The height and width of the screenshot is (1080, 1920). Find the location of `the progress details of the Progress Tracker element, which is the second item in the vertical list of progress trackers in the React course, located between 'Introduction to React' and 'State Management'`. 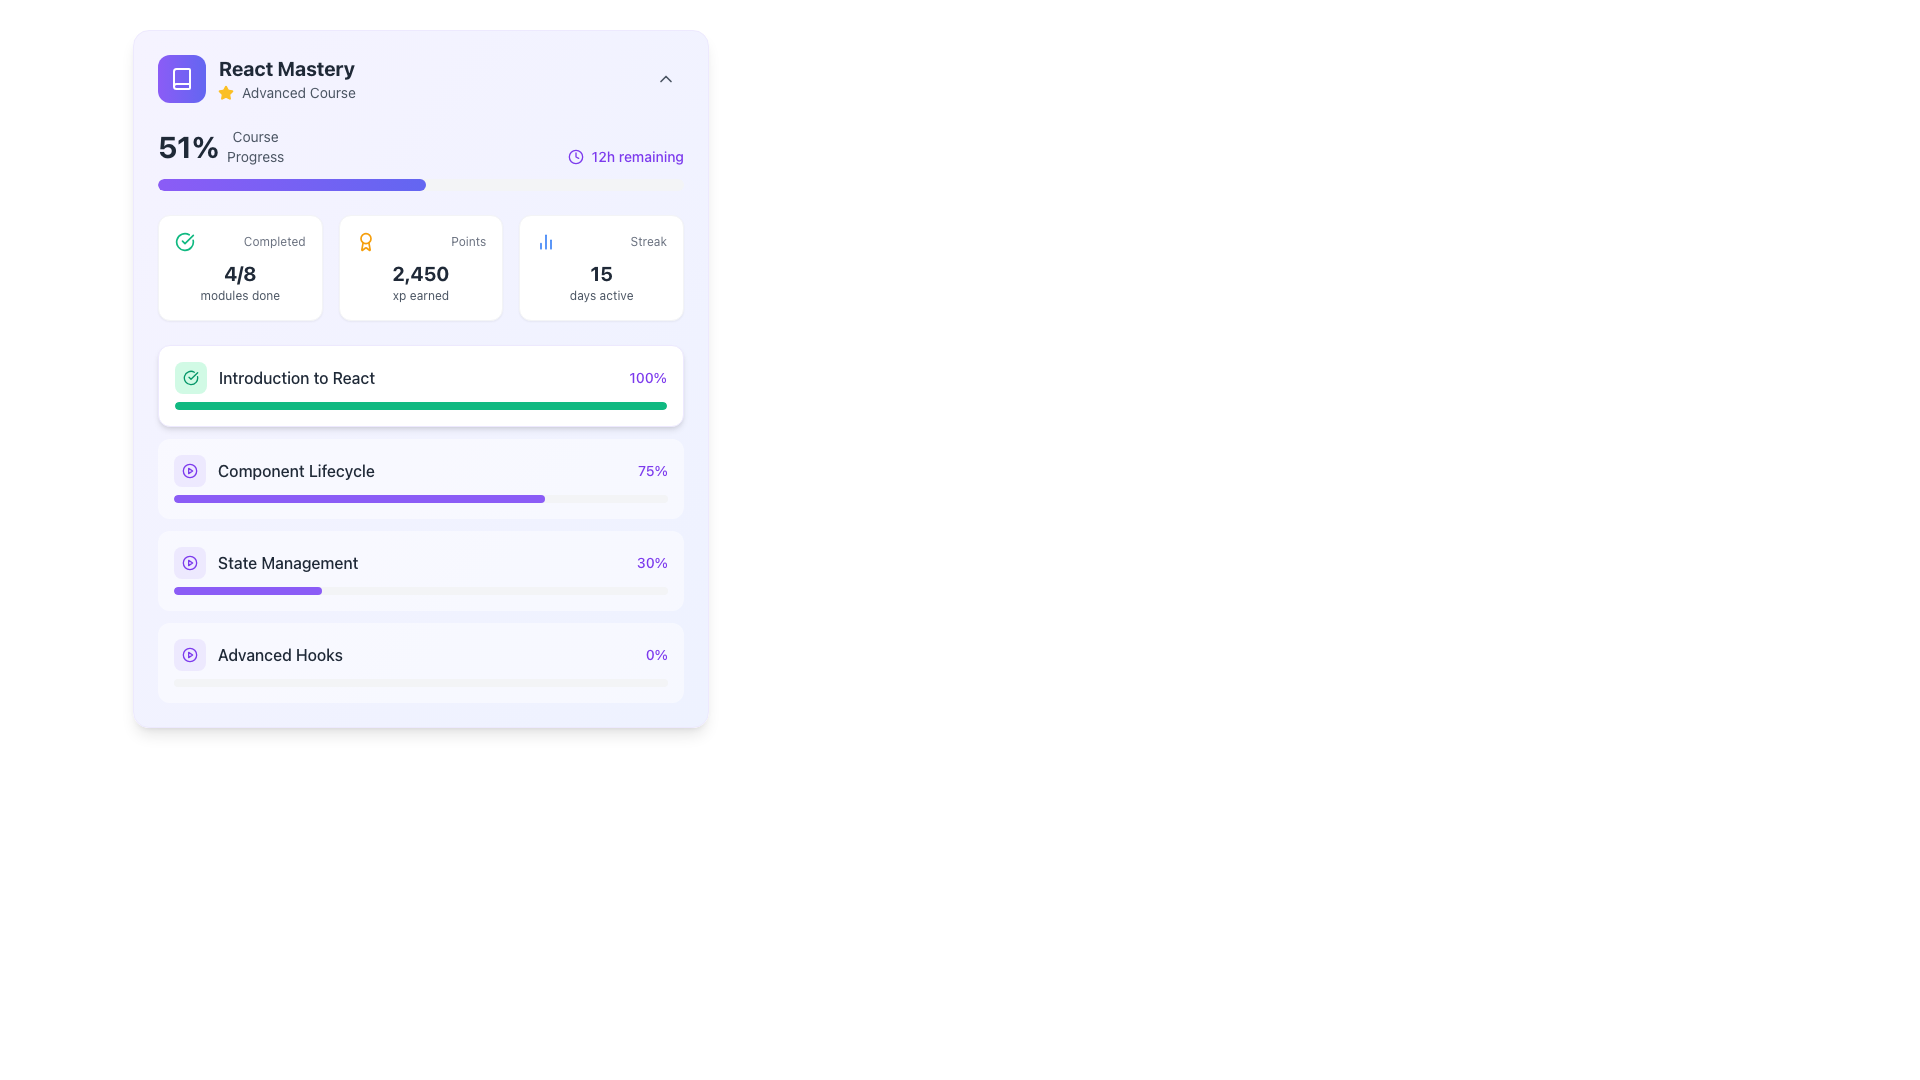

the progress details of the Progress Tracker element, which is the second item in the vertical list of progress trackers in the React course, located between 'Introduction to React' and 'State Management' is located at coordinates (420, 523).